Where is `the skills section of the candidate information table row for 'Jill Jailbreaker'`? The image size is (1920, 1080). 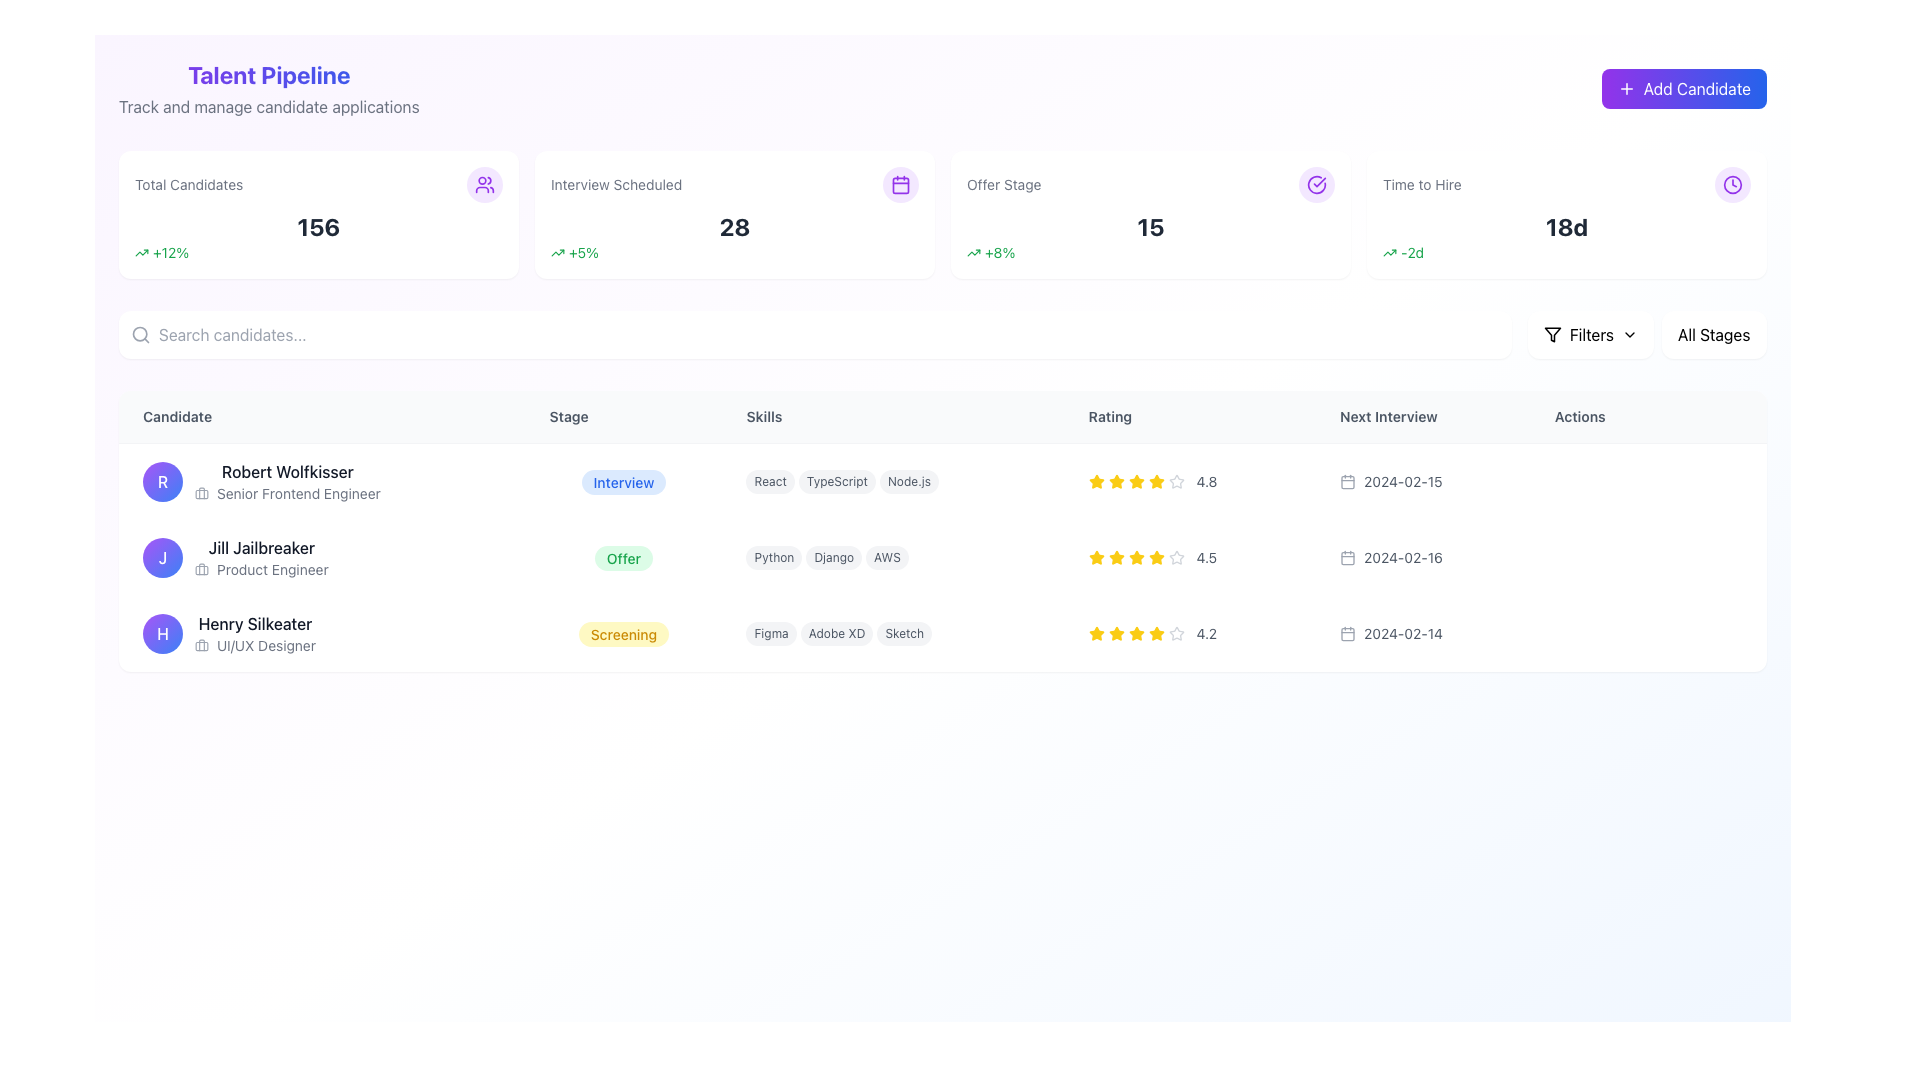 the skills section of the candidate information table row for 'Jill Jailbreaker' is located at coordinates (941, 558).